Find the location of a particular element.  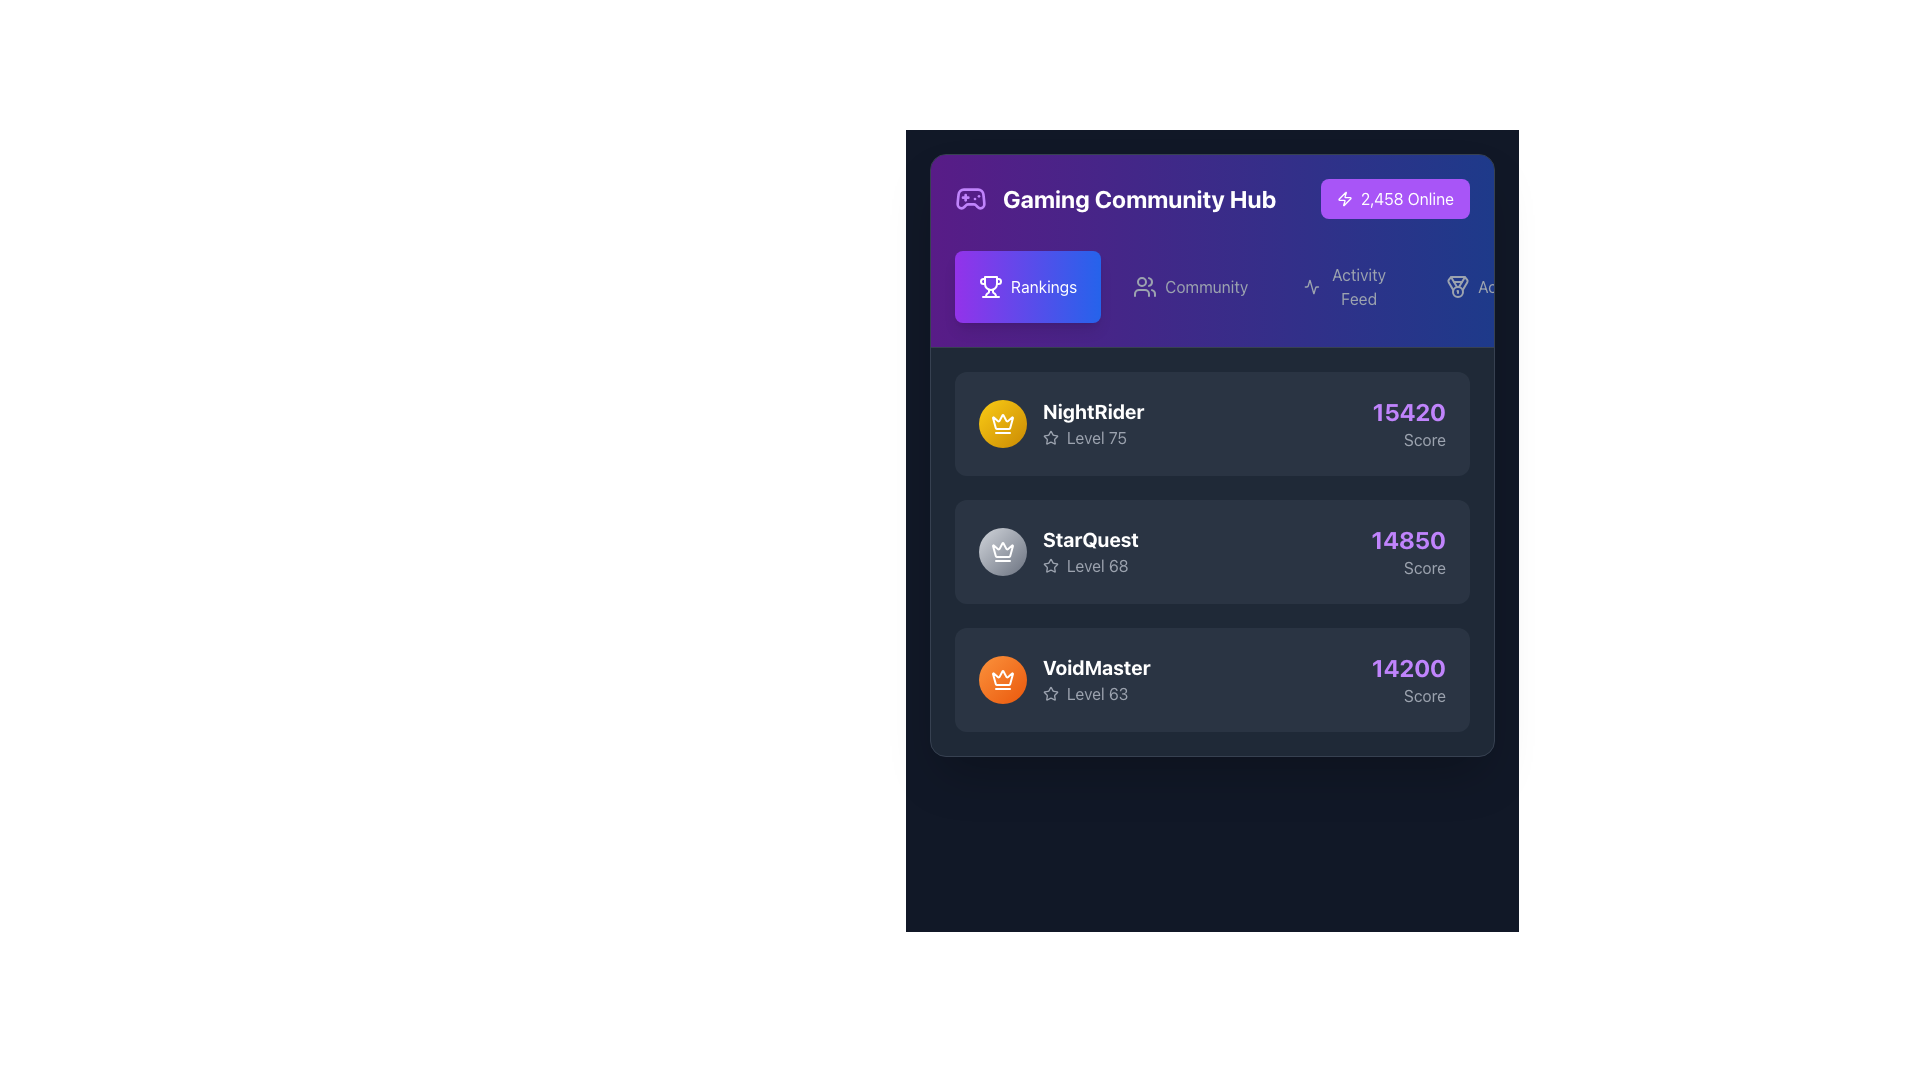

the small, lightning-bolt-shaped purple outline icon located next to the text '2,458 Online' in the top right of the dark interface is located at coordinates (1344, 199).